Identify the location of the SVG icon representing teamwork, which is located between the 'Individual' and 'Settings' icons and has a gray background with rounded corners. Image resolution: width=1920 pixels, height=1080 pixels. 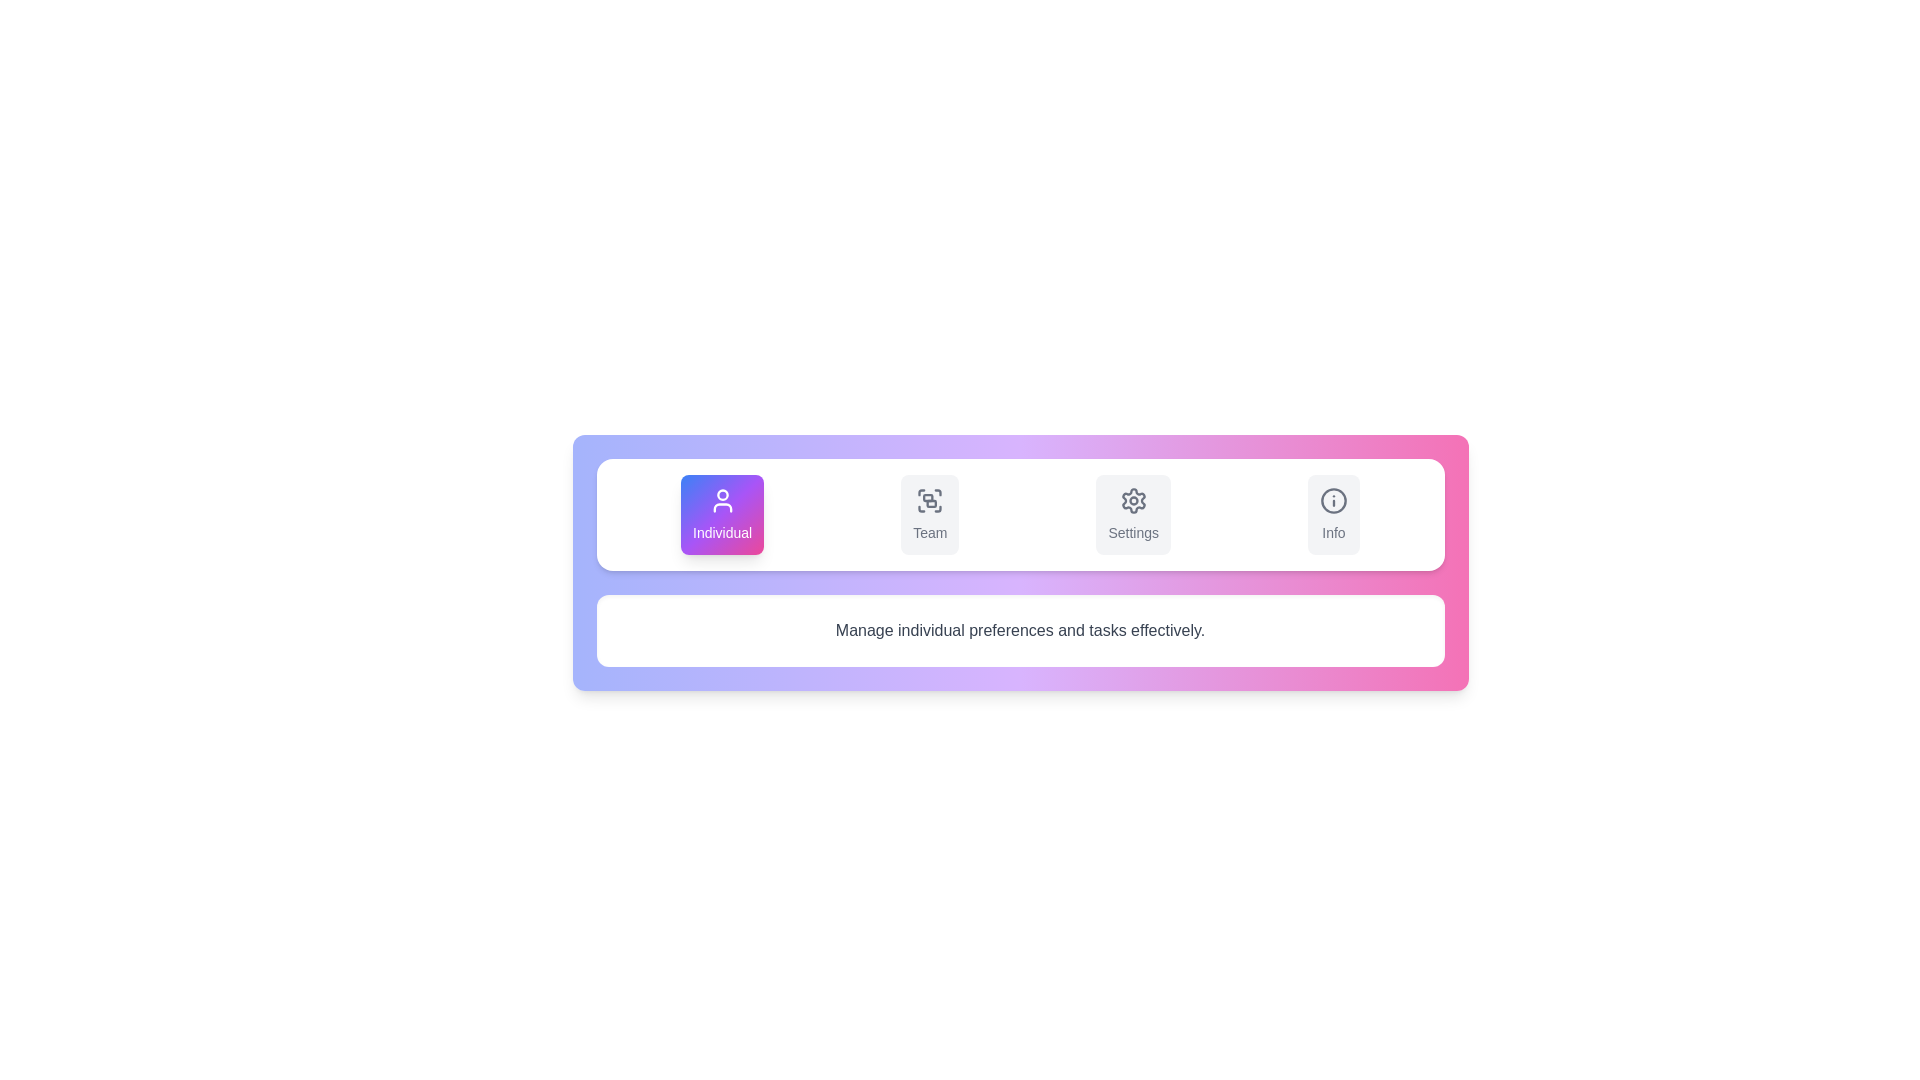
(929, 500).